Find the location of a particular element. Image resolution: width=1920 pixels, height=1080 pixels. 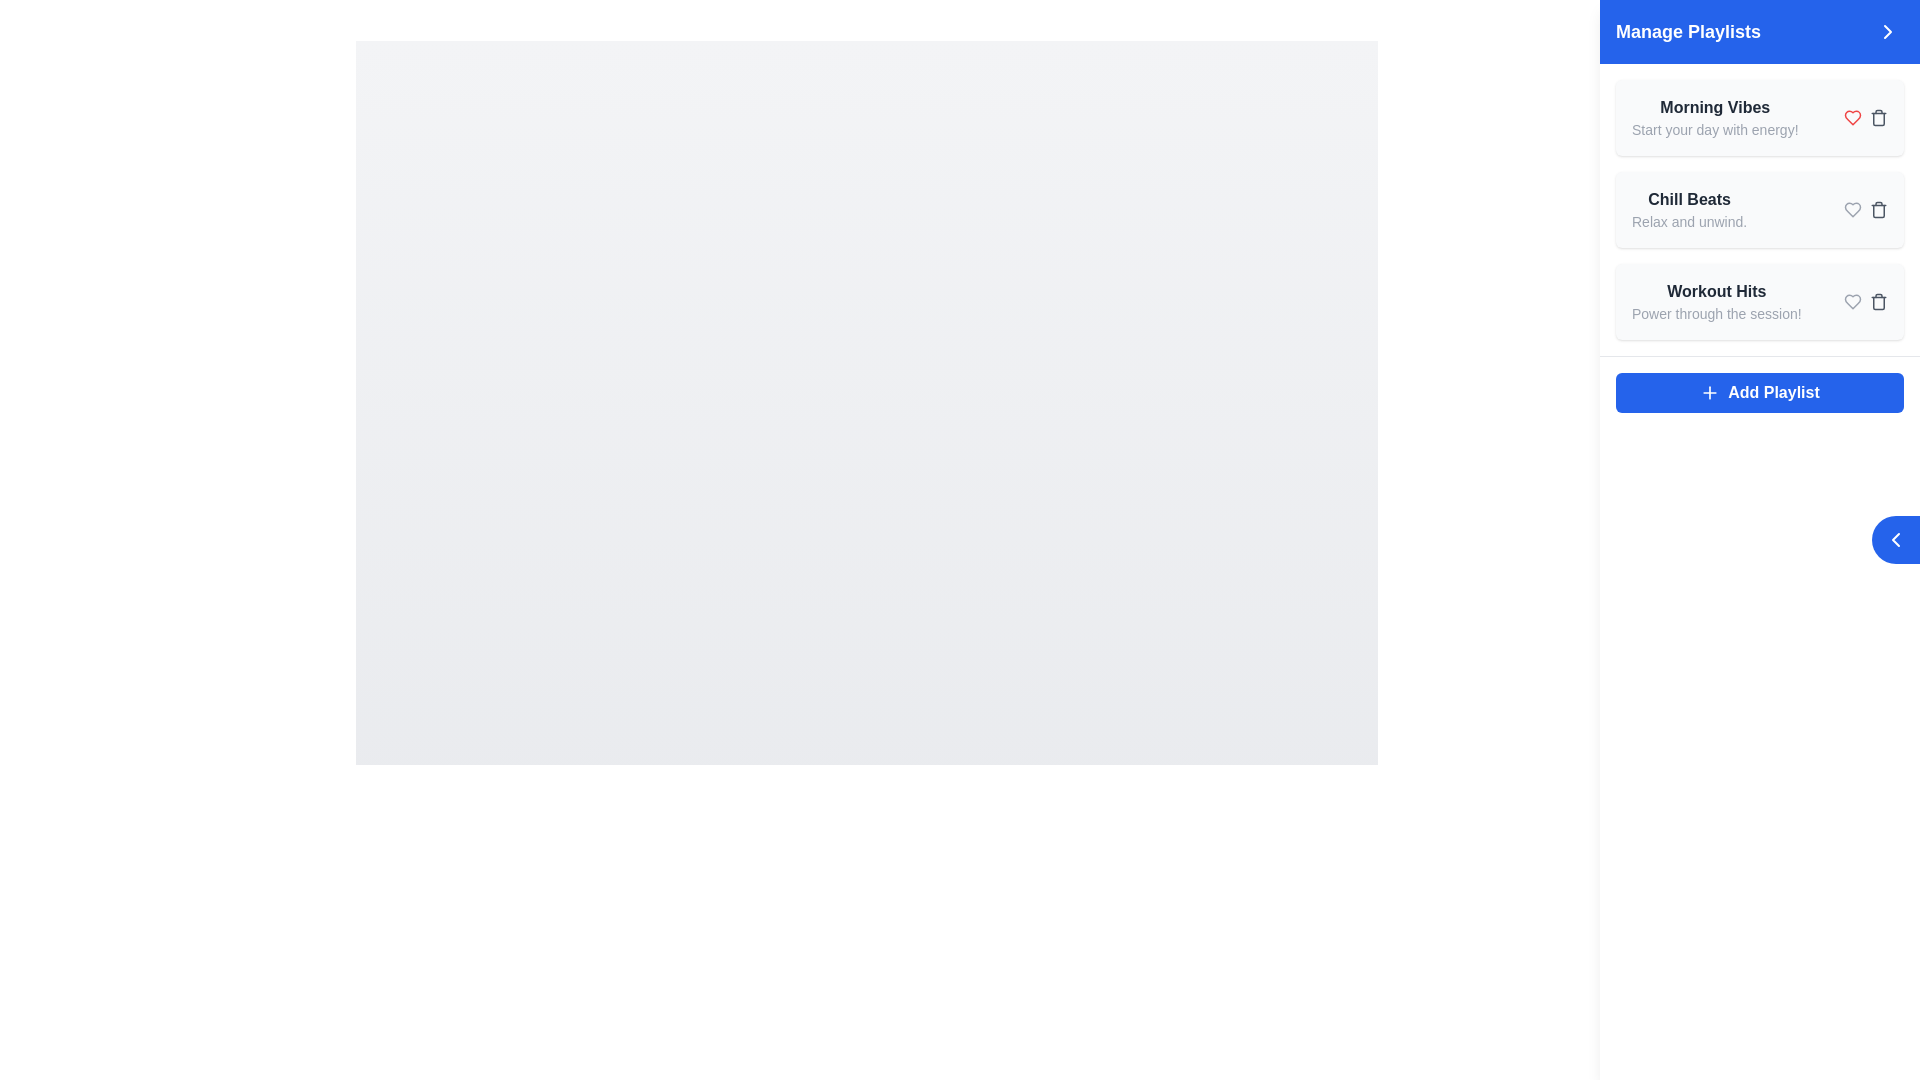

the trash bin icon in the right-side area of the 'Workout Hits' playlist section to change its color to blue is located at coordinates (1865, 301).